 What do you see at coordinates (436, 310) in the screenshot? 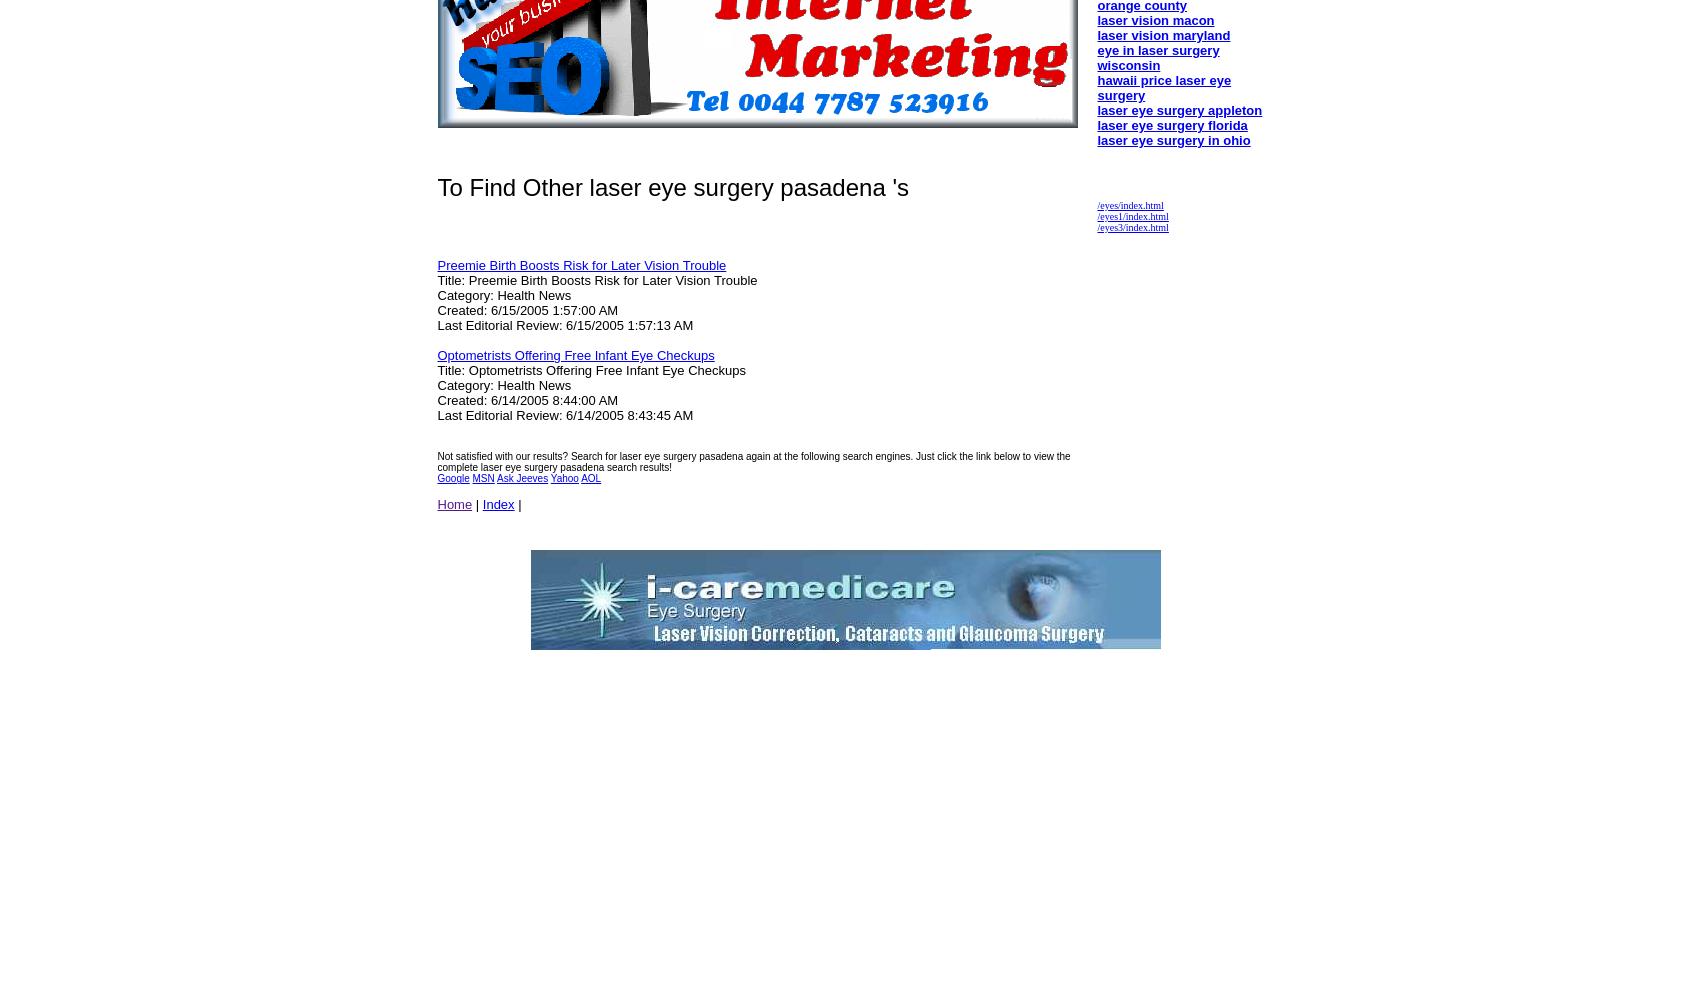
I see `'Created: 6/15/2005 1:57:00 AM'` at bounding box center [436, 310].